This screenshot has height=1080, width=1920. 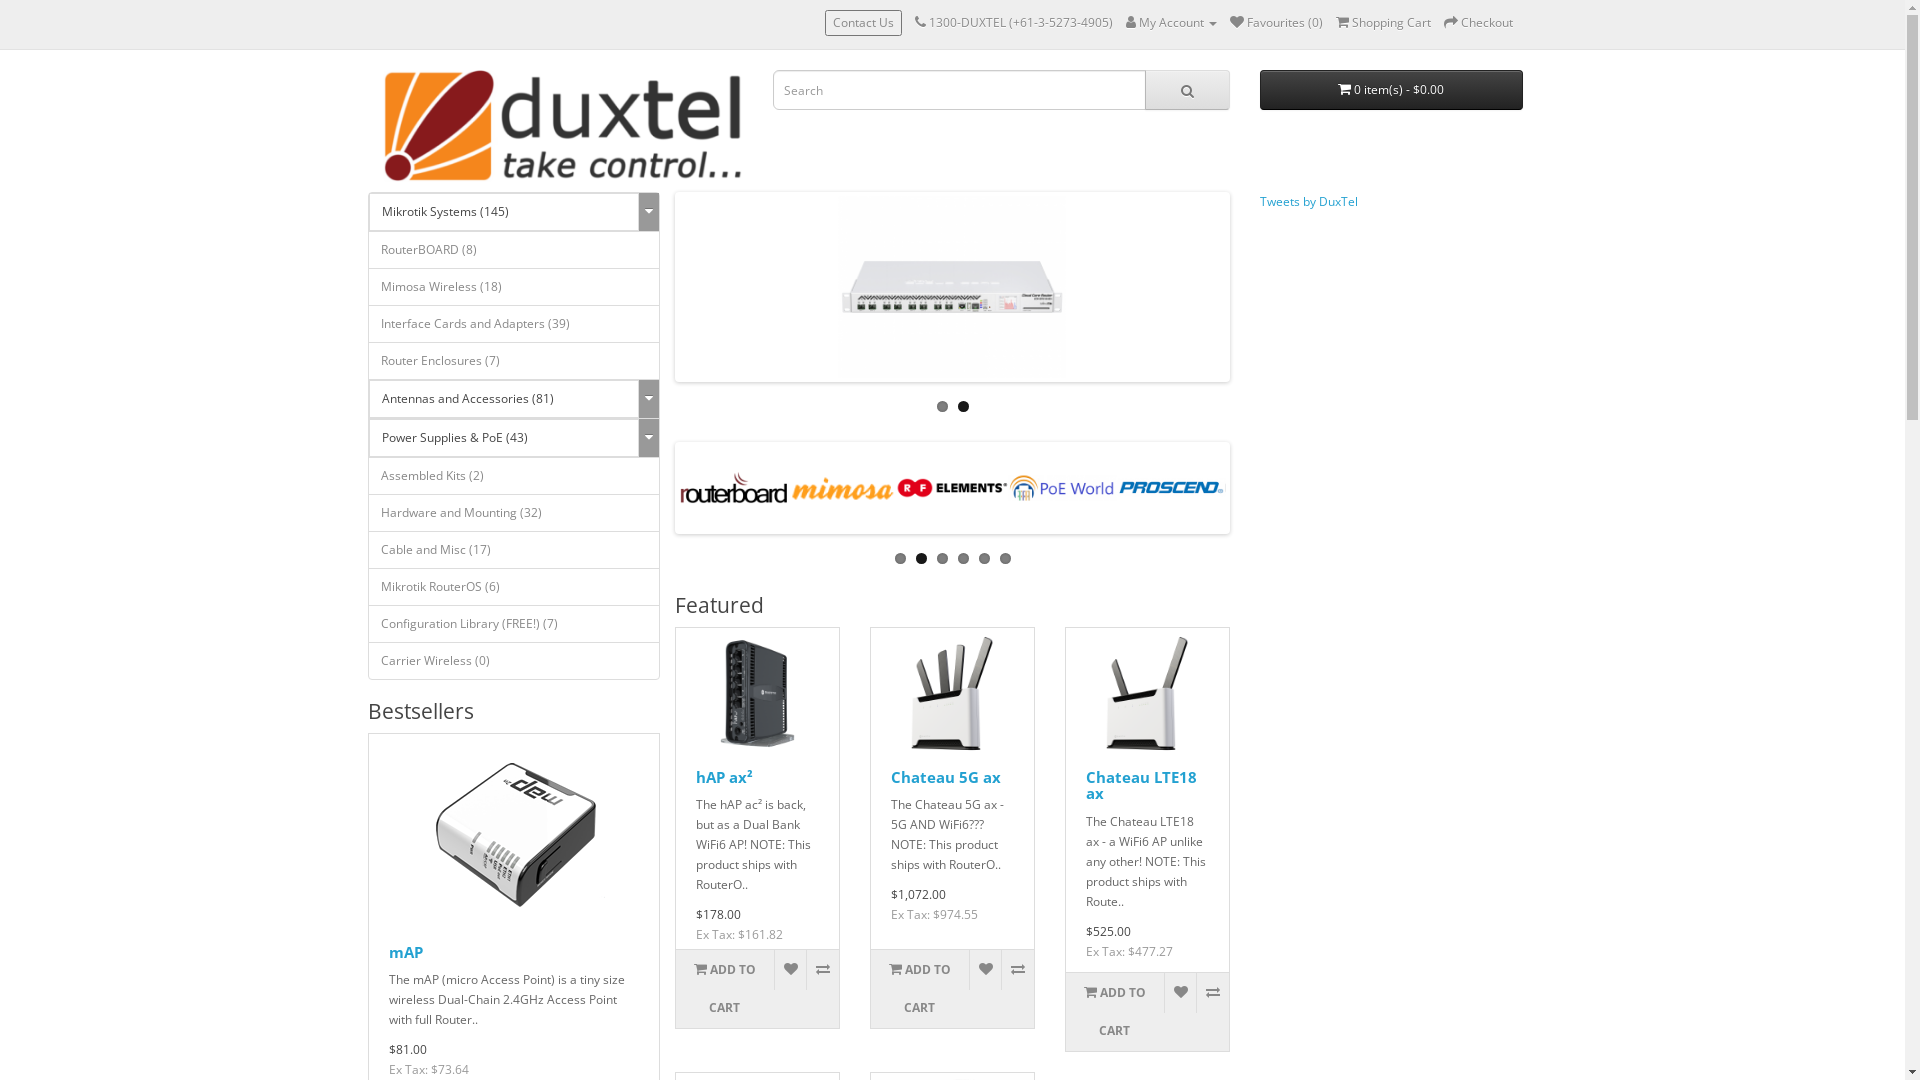 What do you see at coordinates (560, 126) in the screenshot?
I see `'DuxTel Online Store'` at bounding box center [560, 126].